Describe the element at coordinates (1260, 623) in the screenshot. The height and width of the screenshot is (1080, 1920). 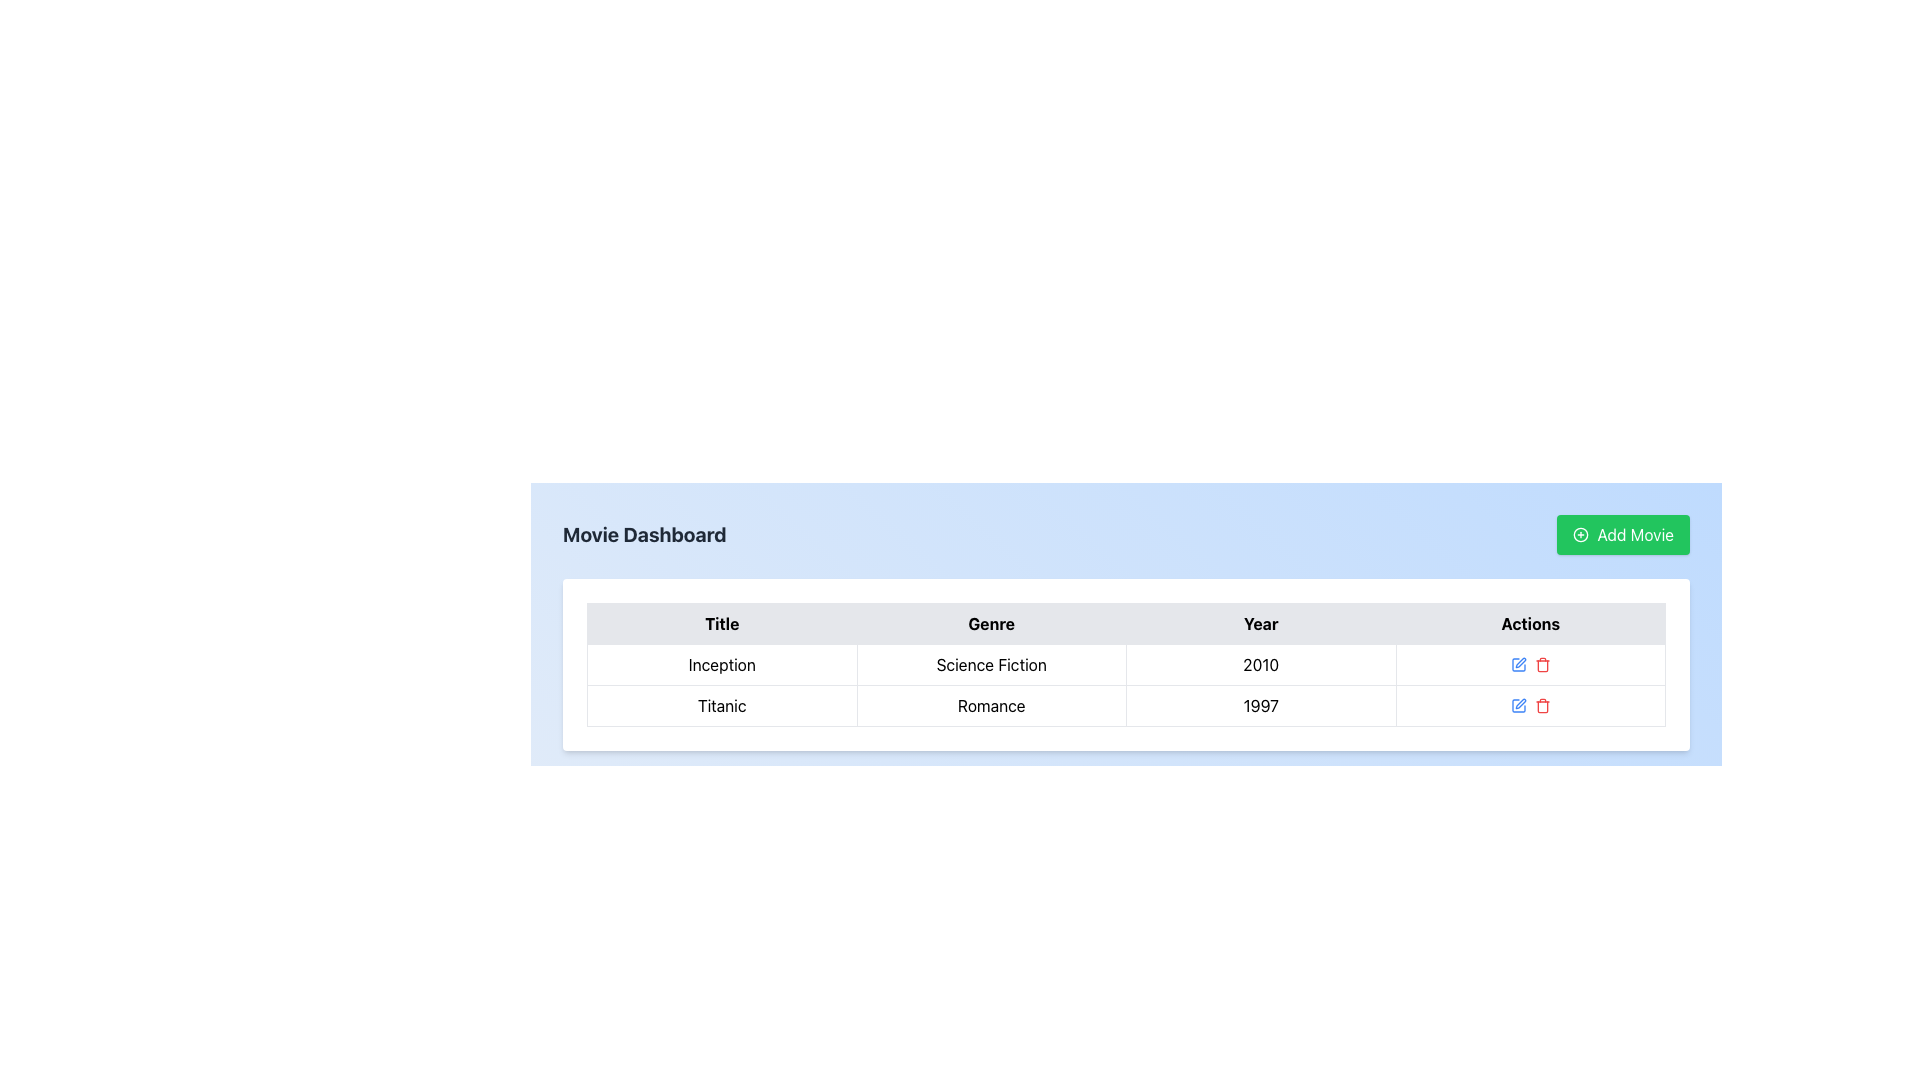
I see `the 'Year' column header in the table, which is the third header from the left, positioned between 'Genre' and 'Actions'` at that location.